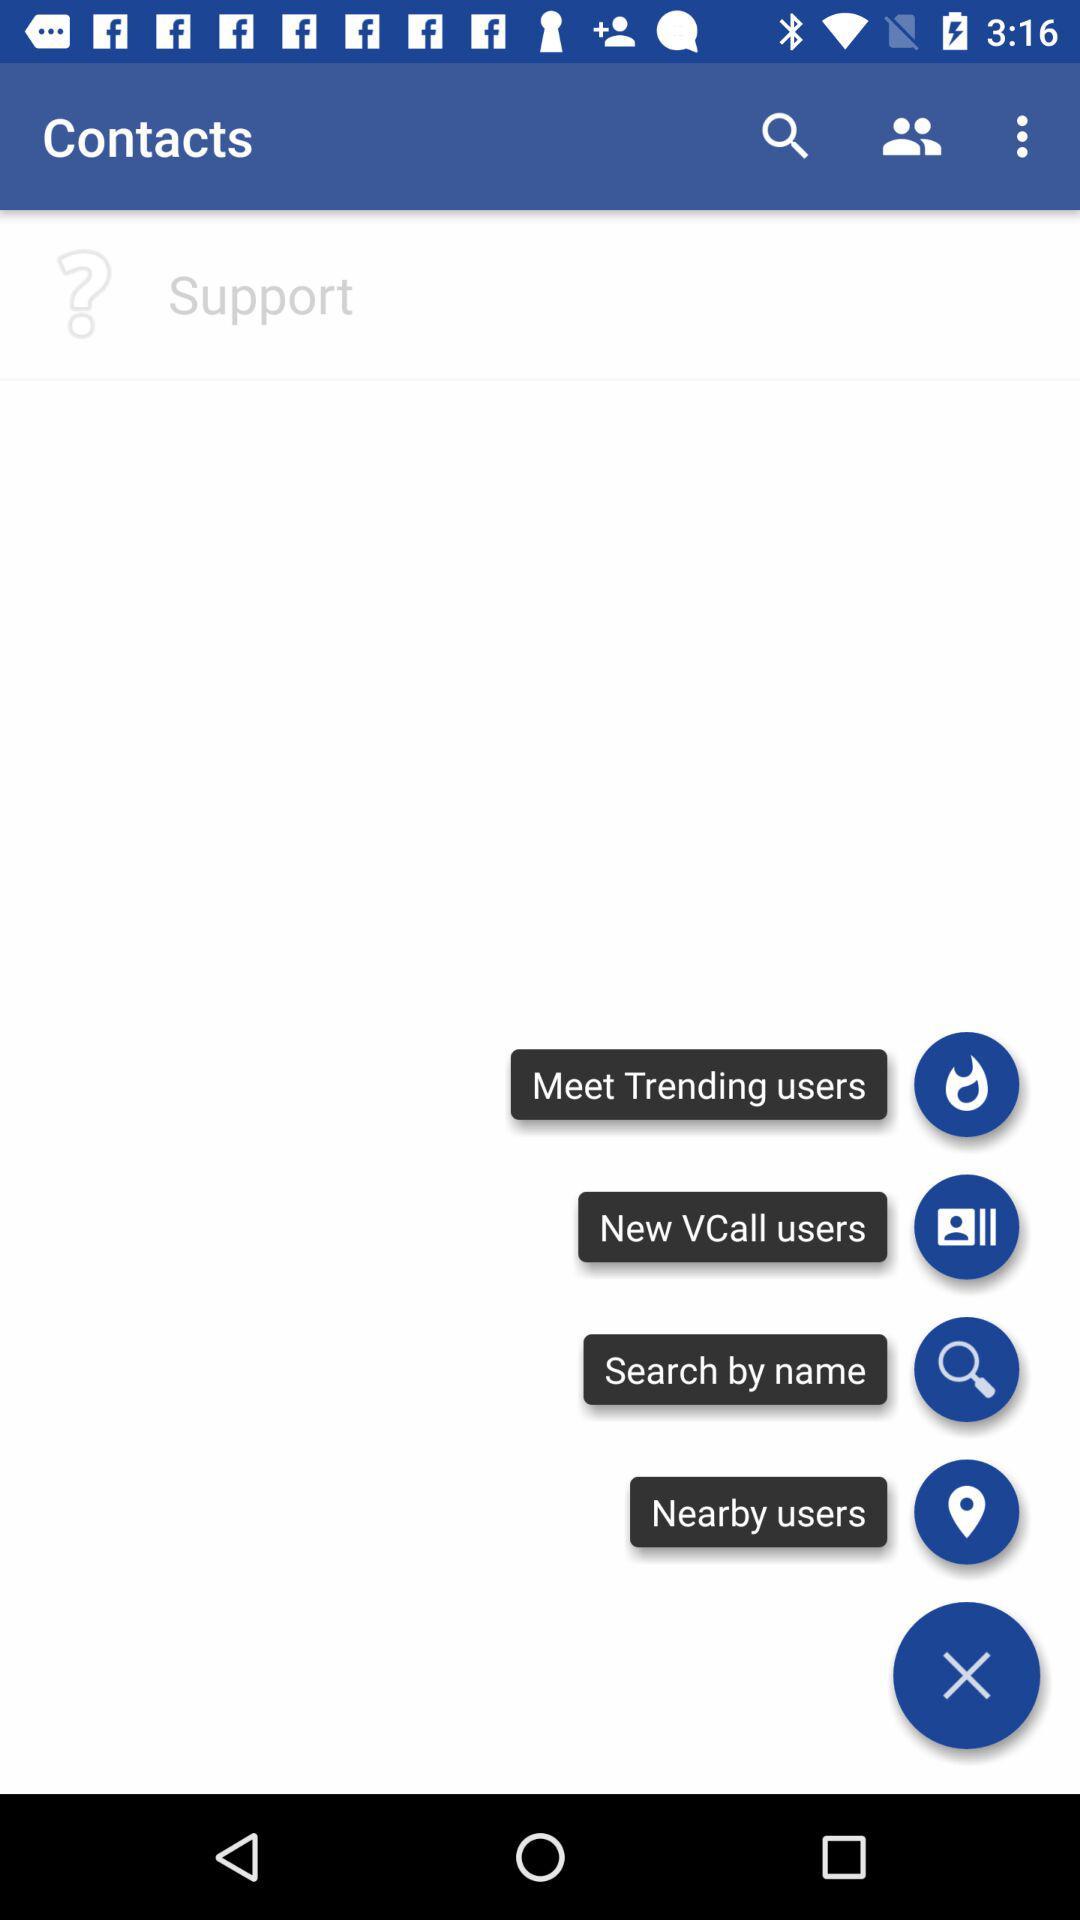  What do you see at coordinates (965, 1368) in the screenshot?
I see `icon to the right of new vcall users item` at bounding box center [965, 1368].